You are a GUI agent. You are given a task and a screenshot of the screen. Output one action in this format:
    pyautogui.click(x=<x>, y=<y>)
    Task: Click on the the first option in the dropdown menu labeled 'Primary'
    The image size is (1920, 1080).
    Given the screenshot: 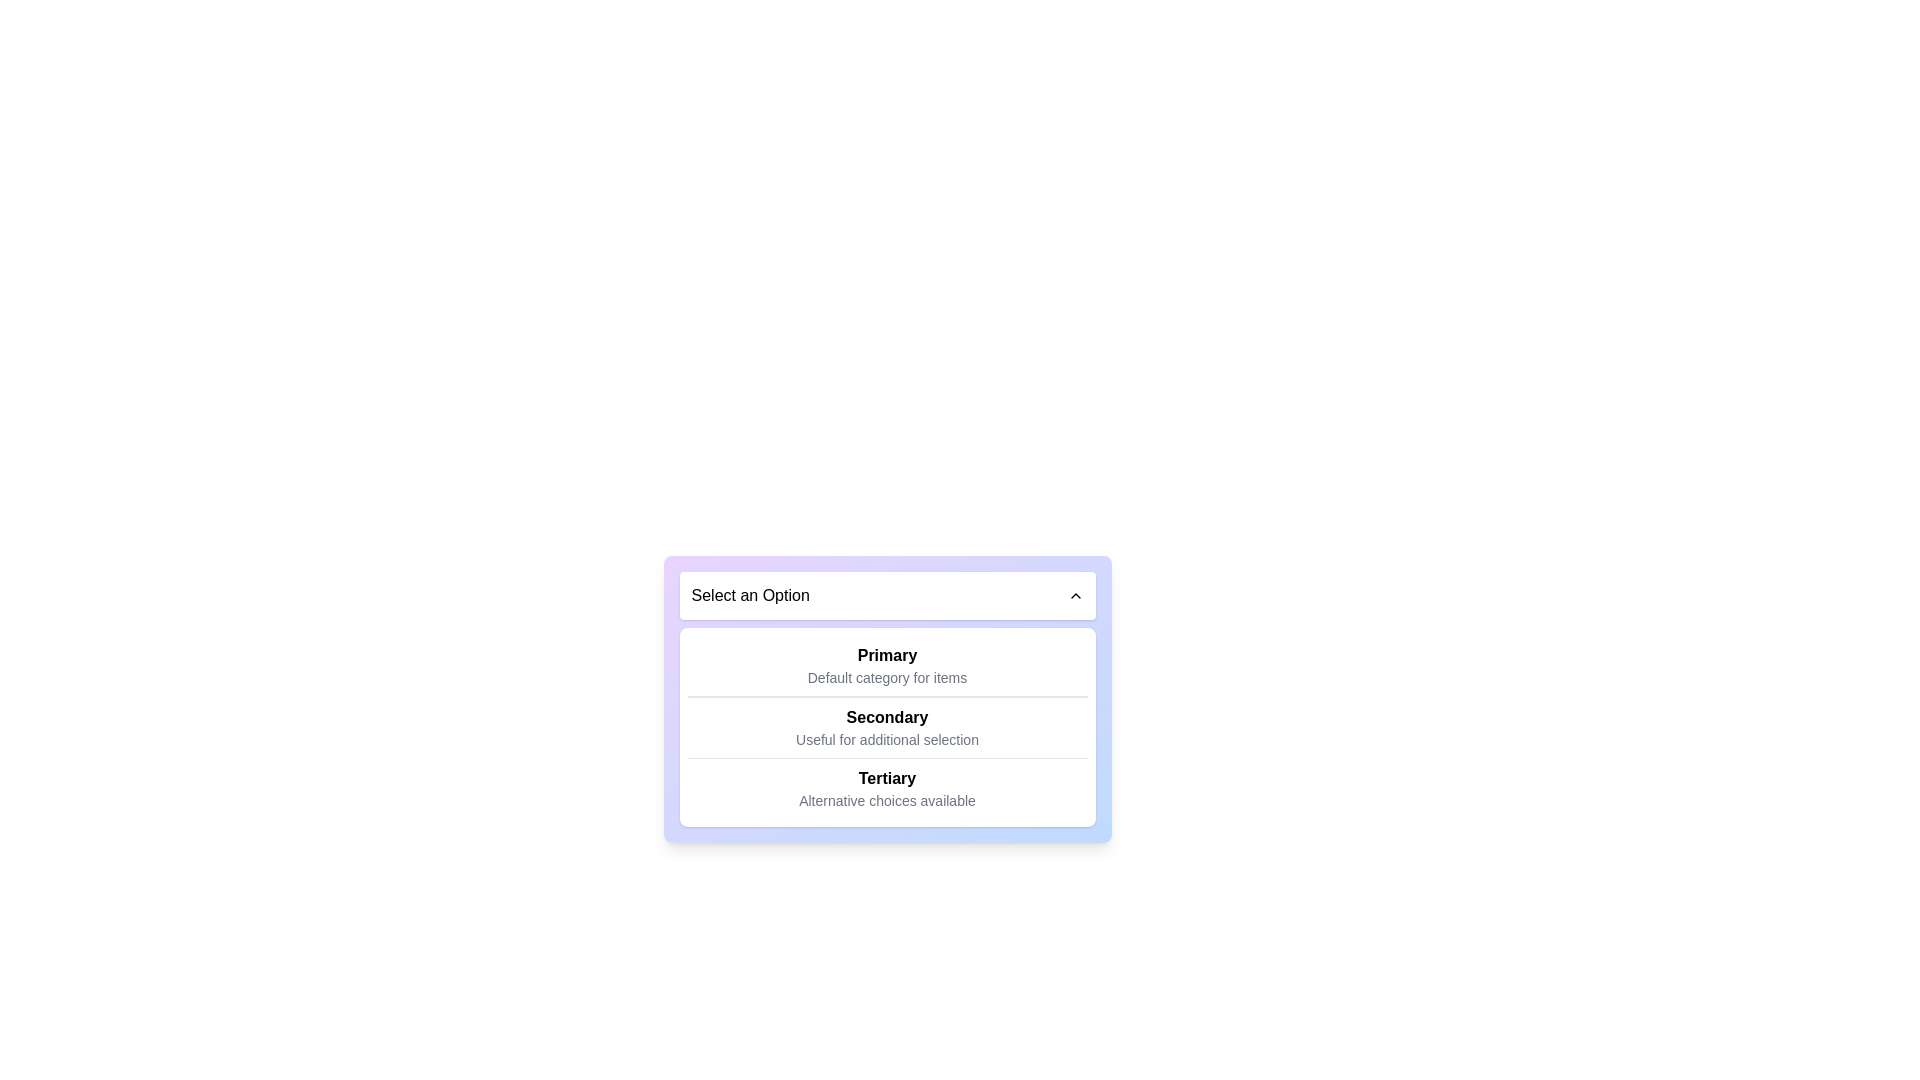 What is the action you would take?
    pyautogui.click(x=886, y=666)
    